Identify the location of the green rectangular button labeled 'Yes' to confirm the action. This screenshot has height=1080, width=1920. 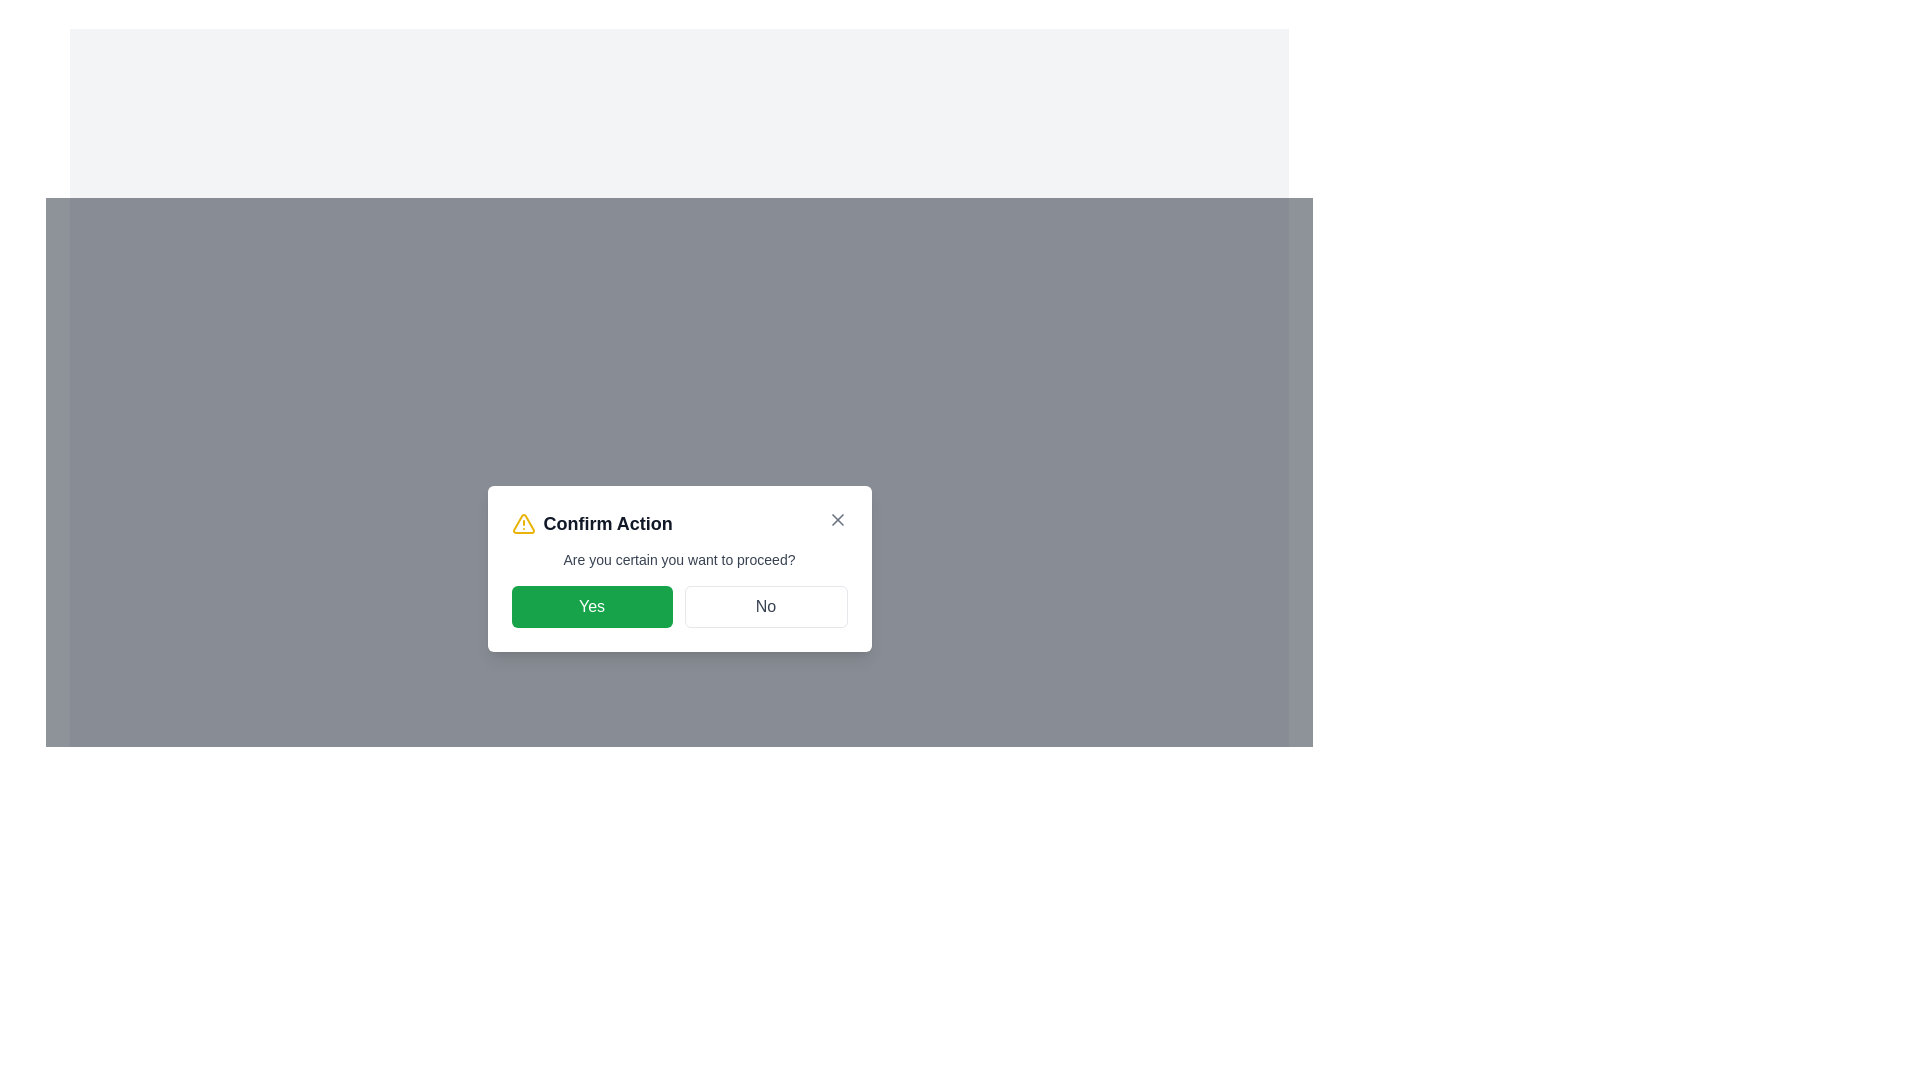
(590, 605).